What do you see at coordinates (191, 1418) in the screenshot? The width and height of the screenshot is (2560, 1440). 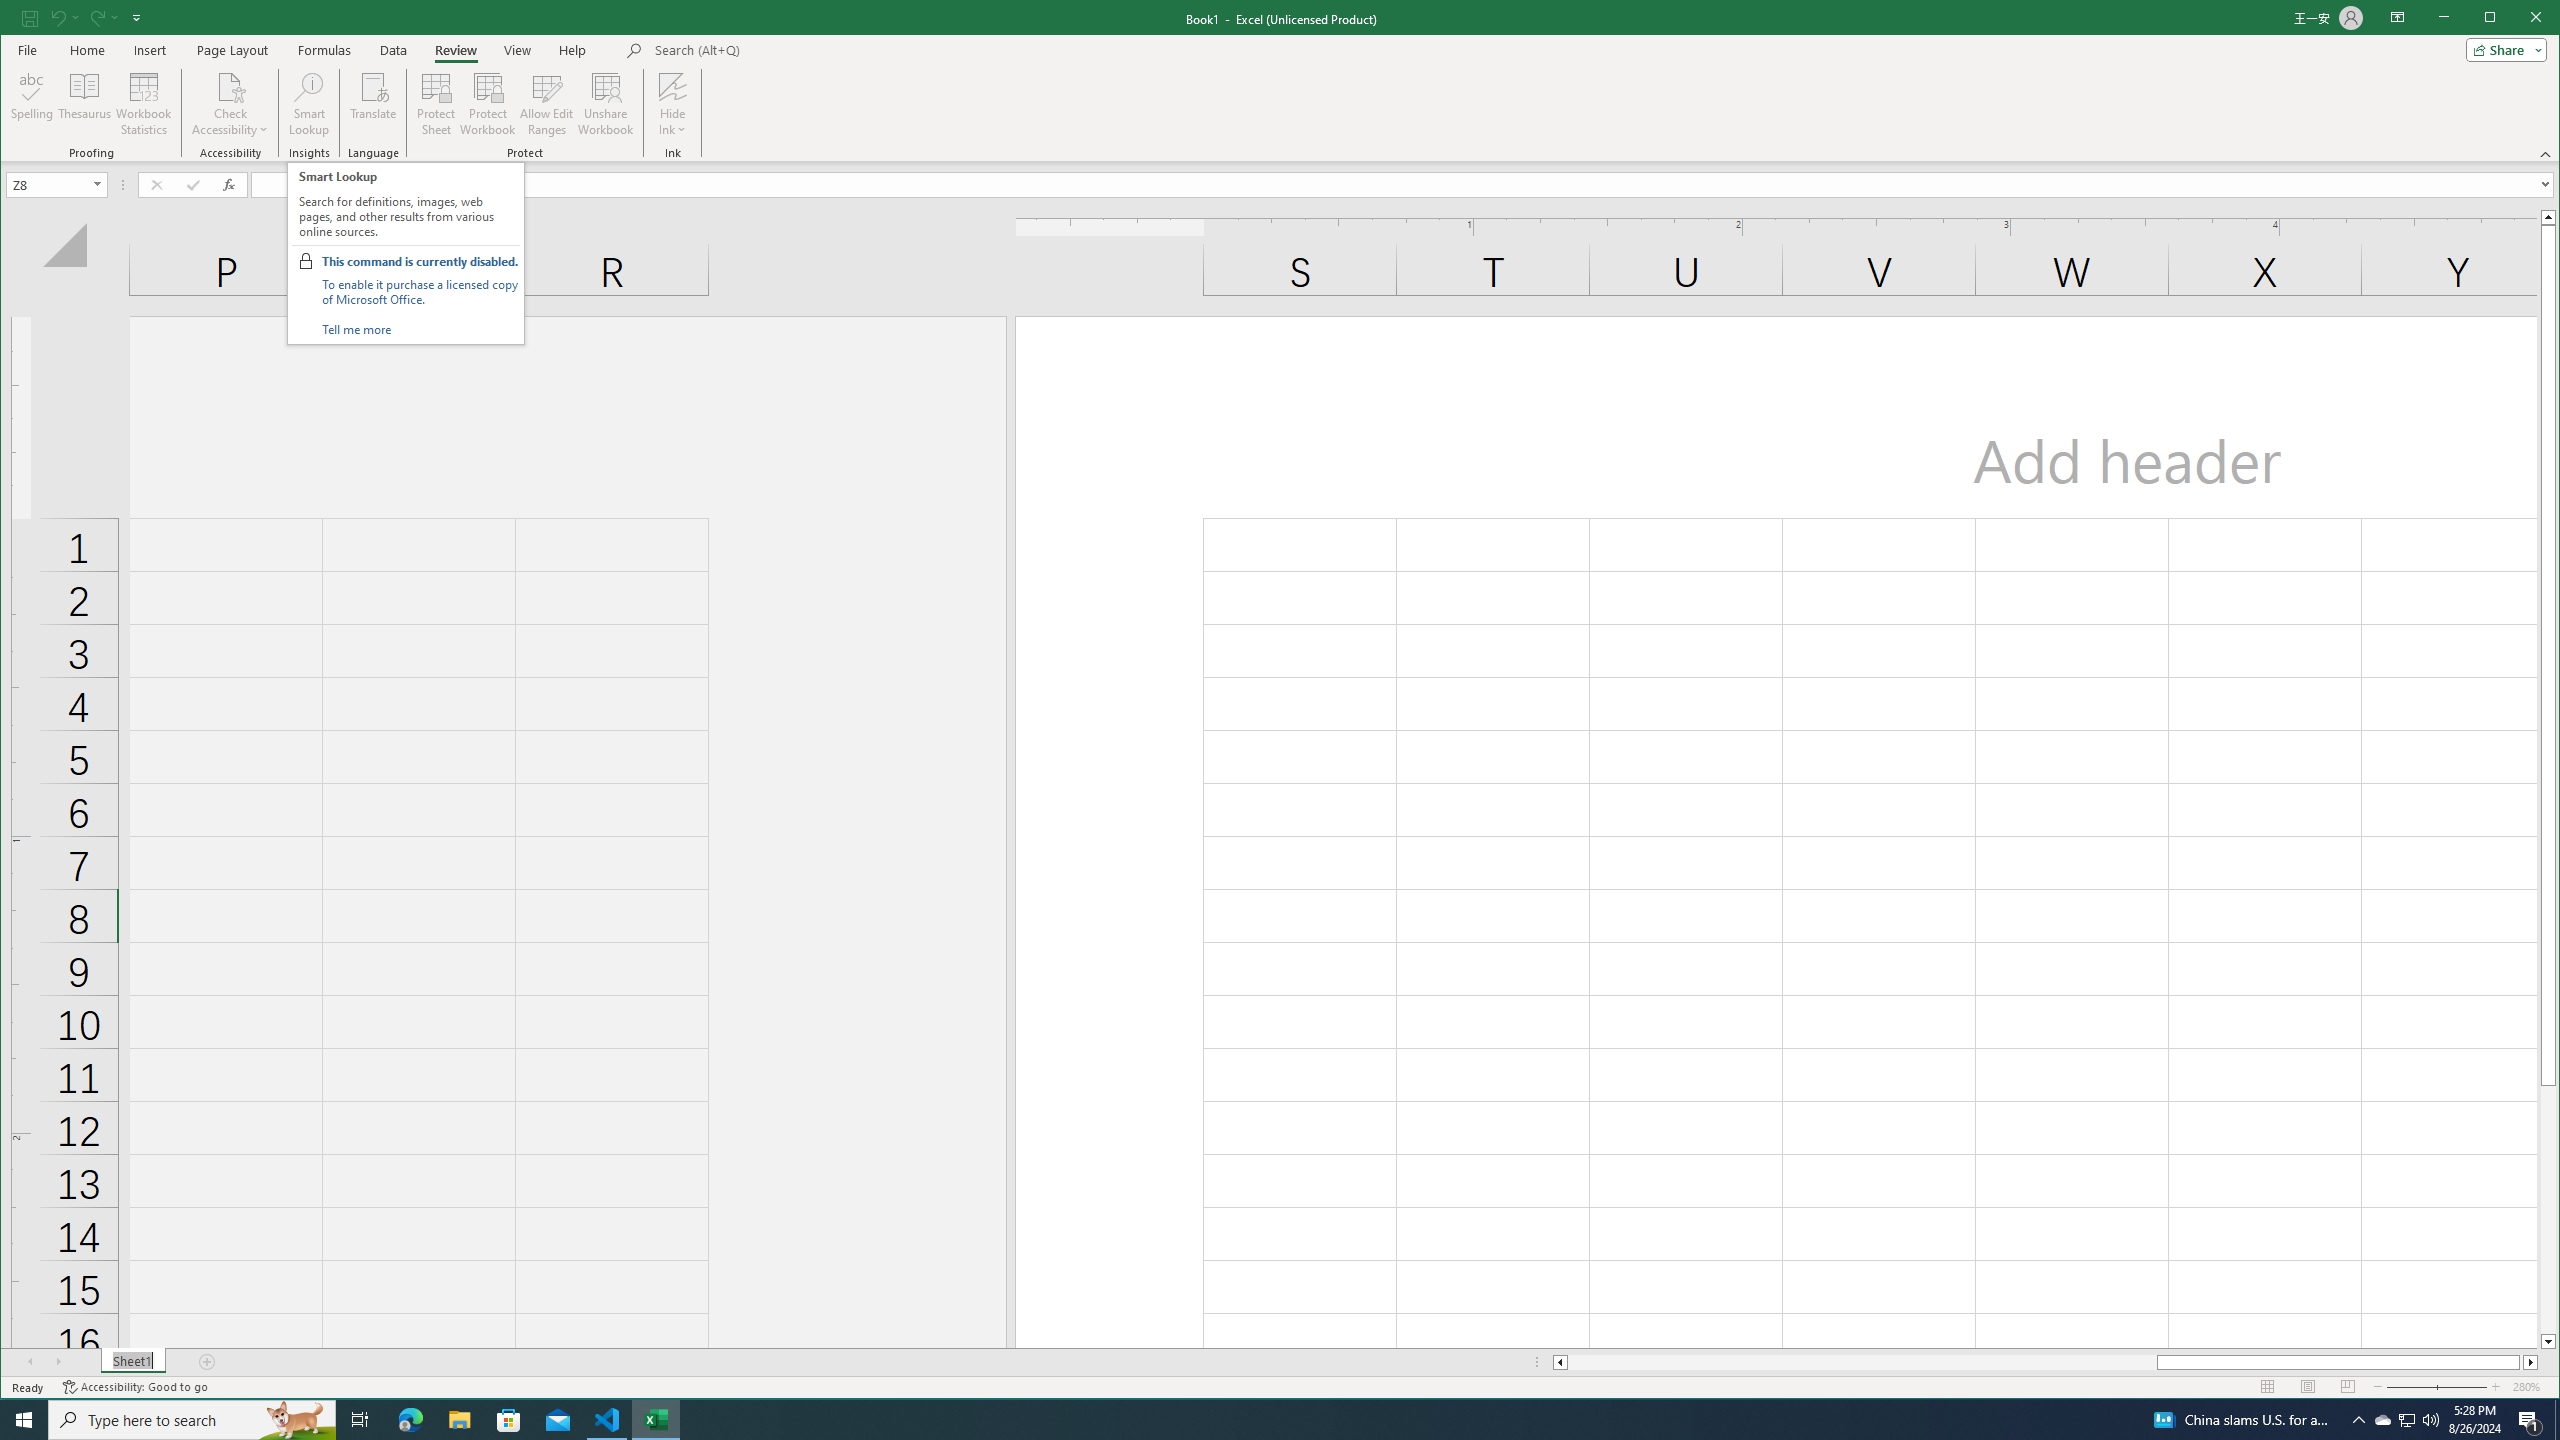 I see `'Type here to search'` at bounding box center [191, 1418].